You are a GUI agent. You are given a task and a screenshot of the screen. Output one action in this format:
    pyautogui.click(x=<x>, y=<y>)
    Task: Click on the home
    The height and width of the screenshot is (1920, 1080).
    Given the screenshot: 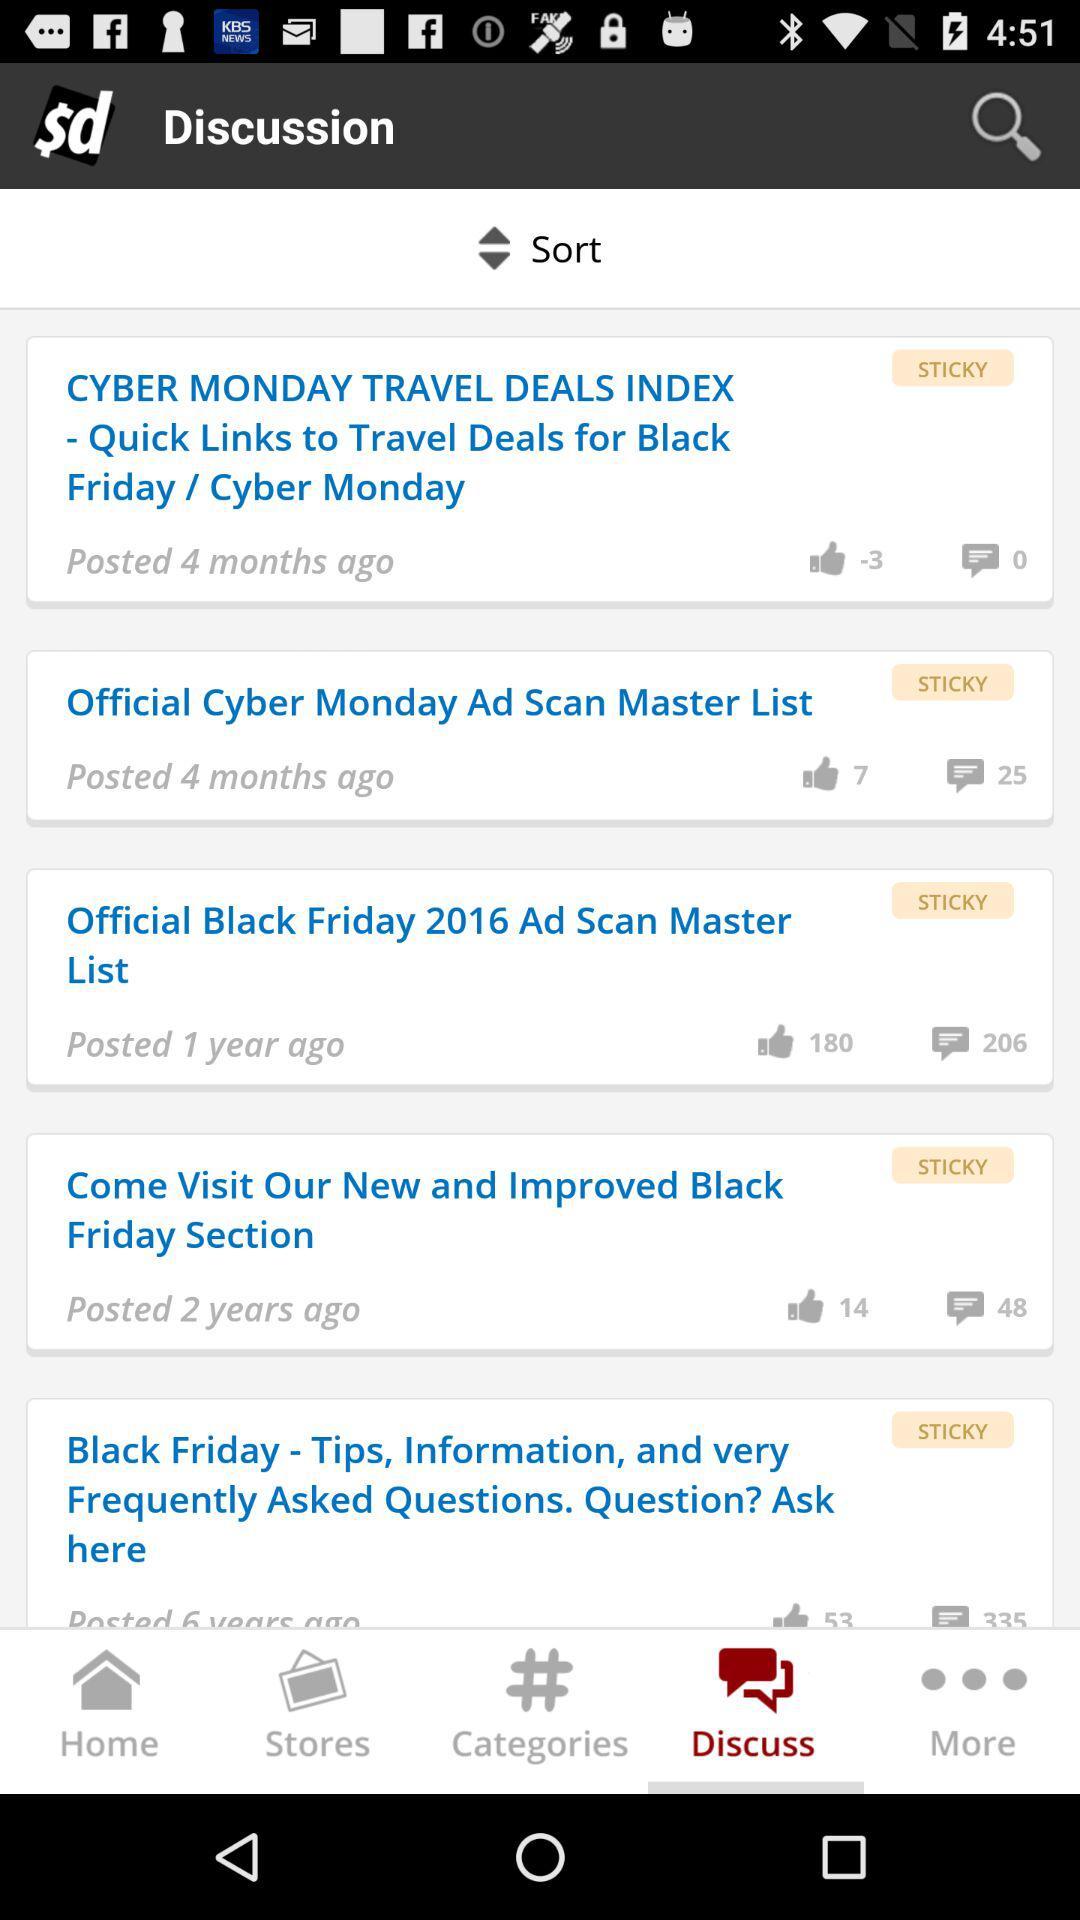 What is the action you would take?
    pyautogui.click(x=108, y=1715)
    